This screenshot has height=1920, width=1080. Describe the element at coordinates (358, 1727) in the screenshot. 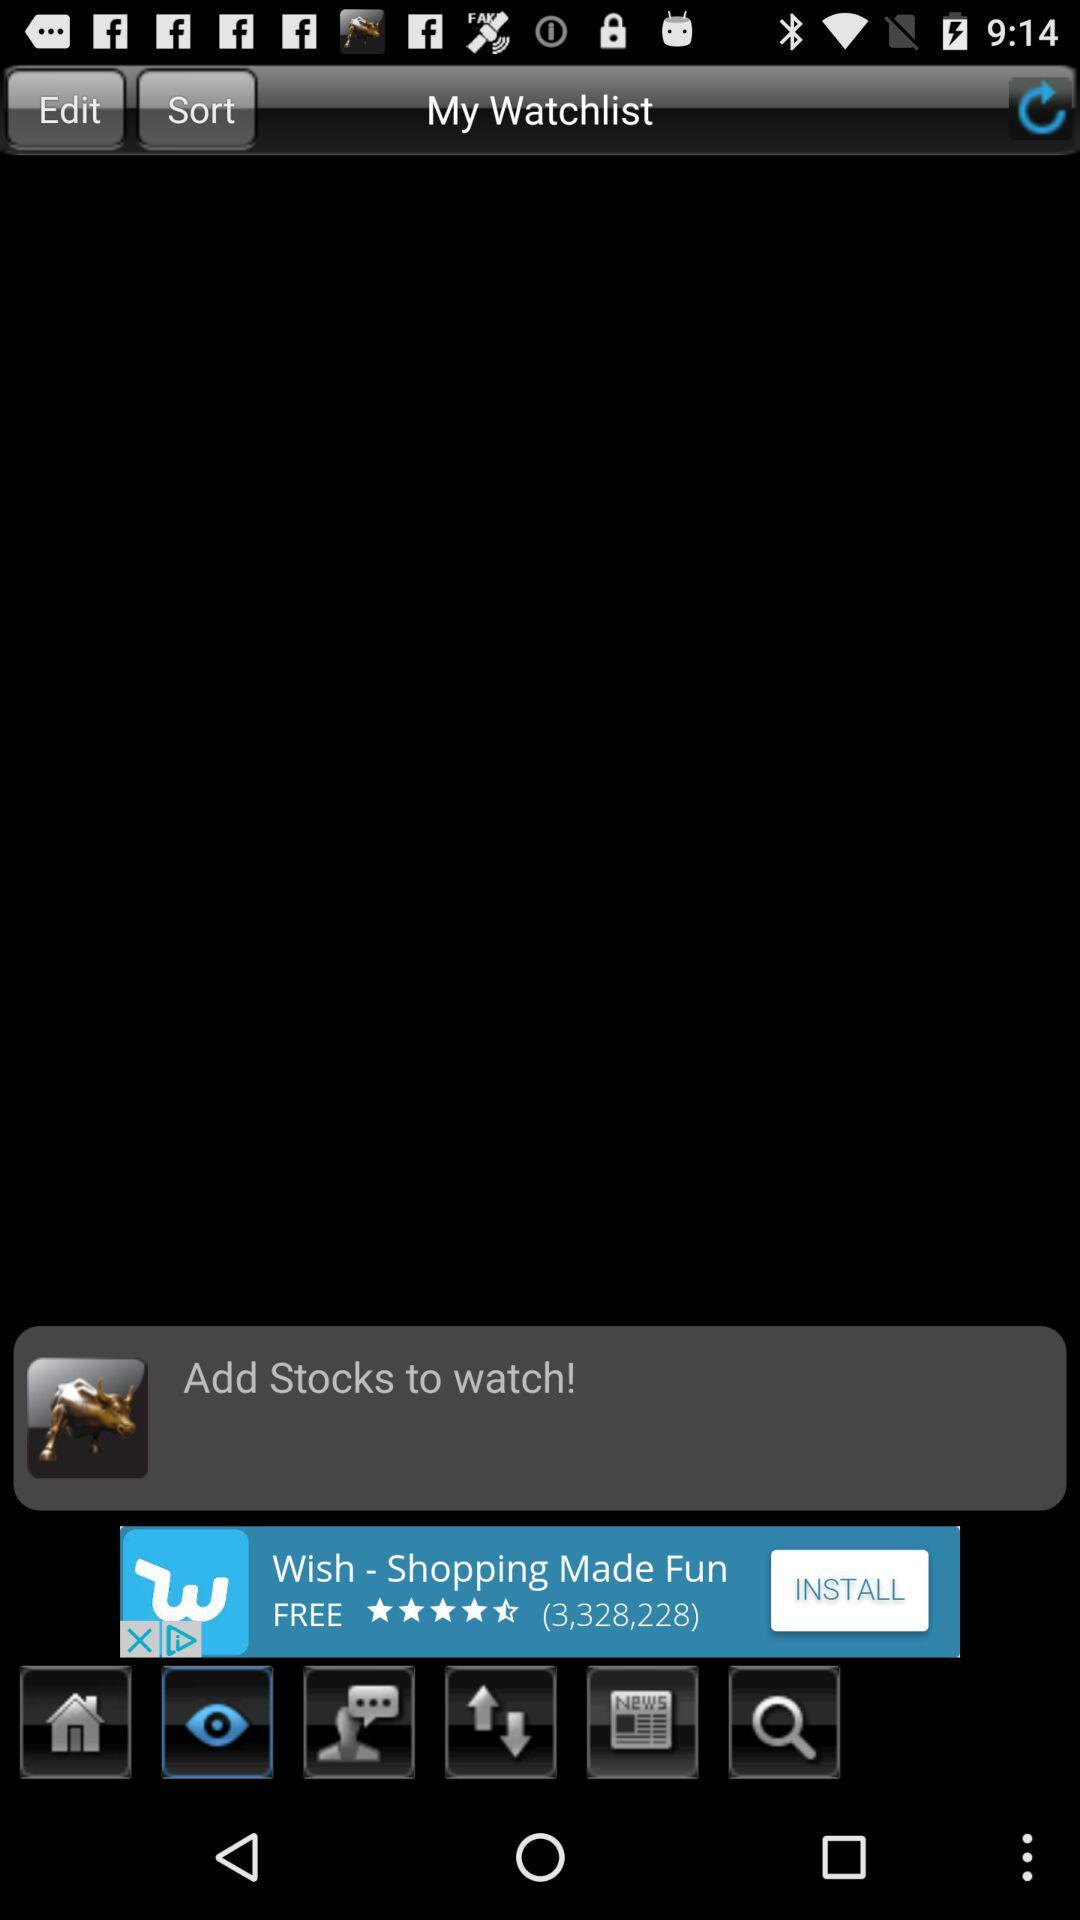

I see `chat with others` at that location.